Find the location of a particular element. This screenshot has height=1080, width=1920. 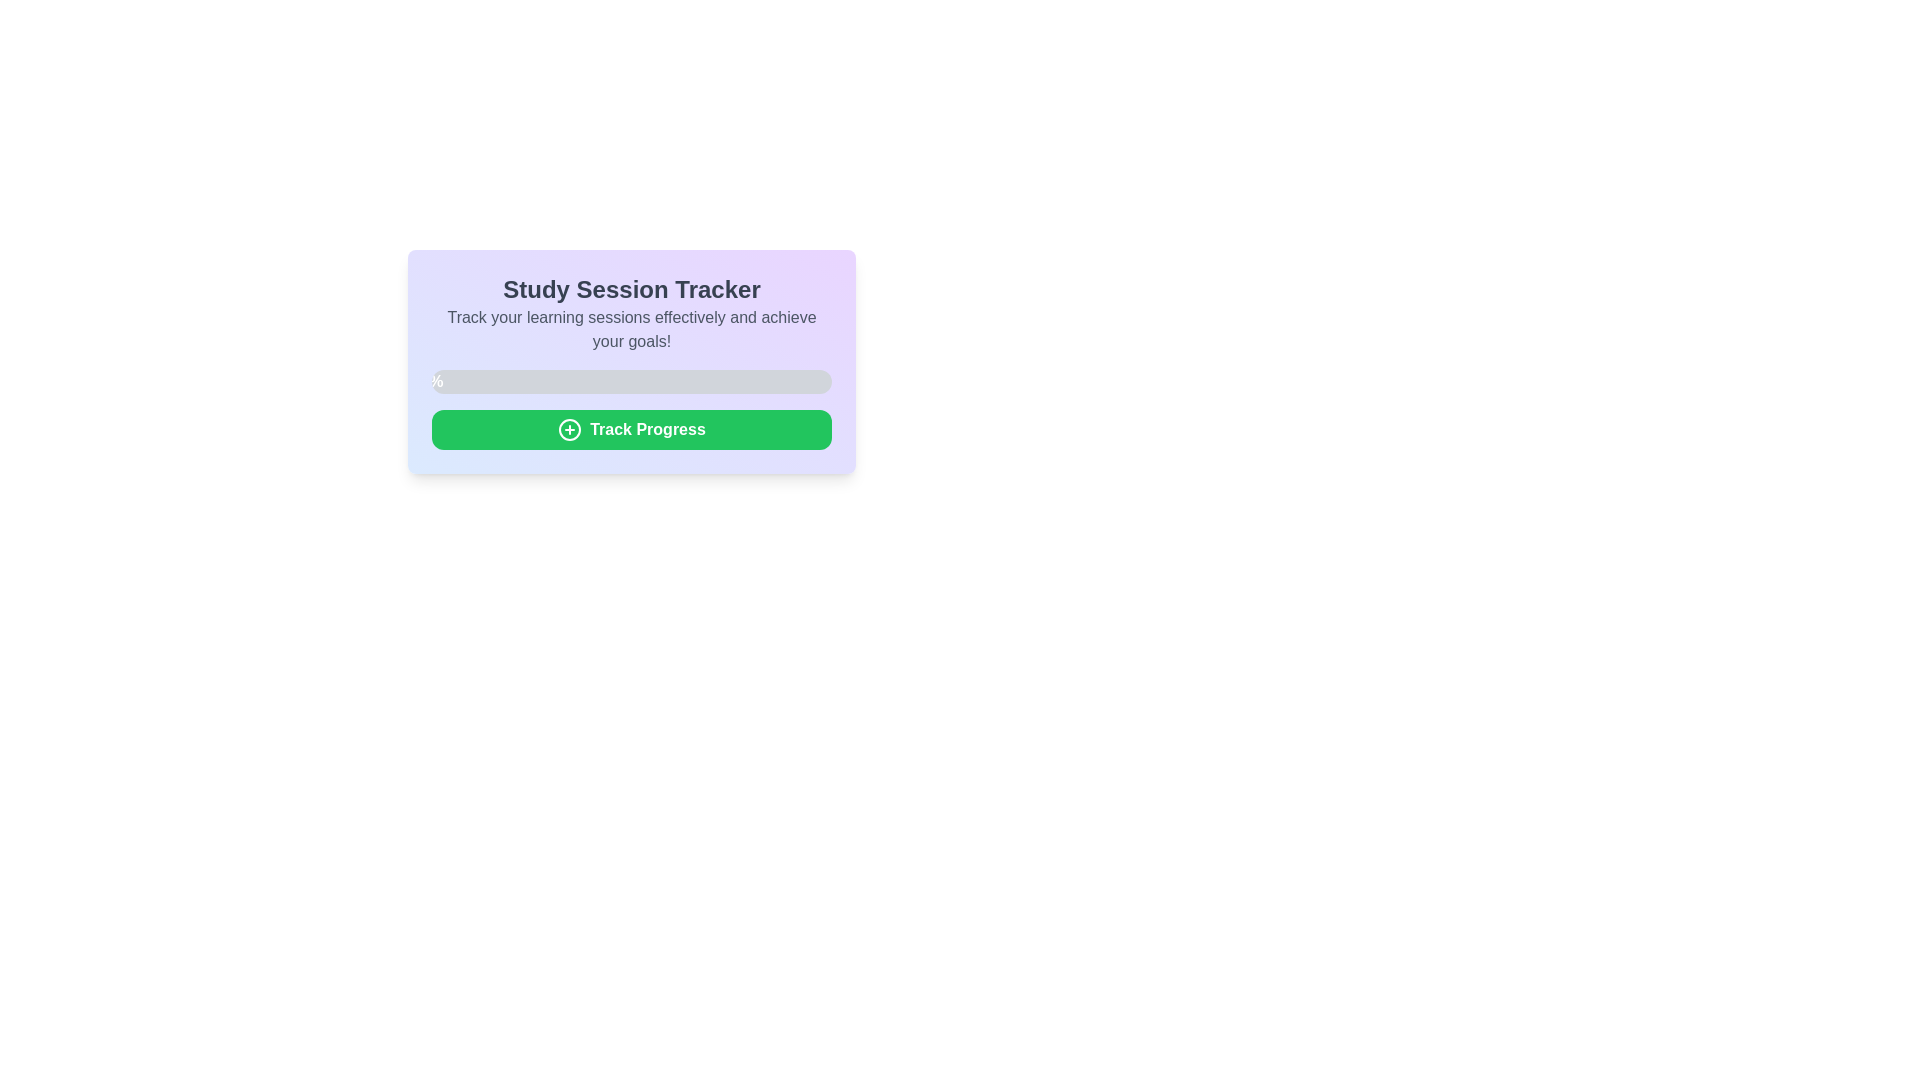

the central text block that serves as a header and introductory description, positioned above the progress bar and 'Track Progress' button is located at coordinates (631, 313).